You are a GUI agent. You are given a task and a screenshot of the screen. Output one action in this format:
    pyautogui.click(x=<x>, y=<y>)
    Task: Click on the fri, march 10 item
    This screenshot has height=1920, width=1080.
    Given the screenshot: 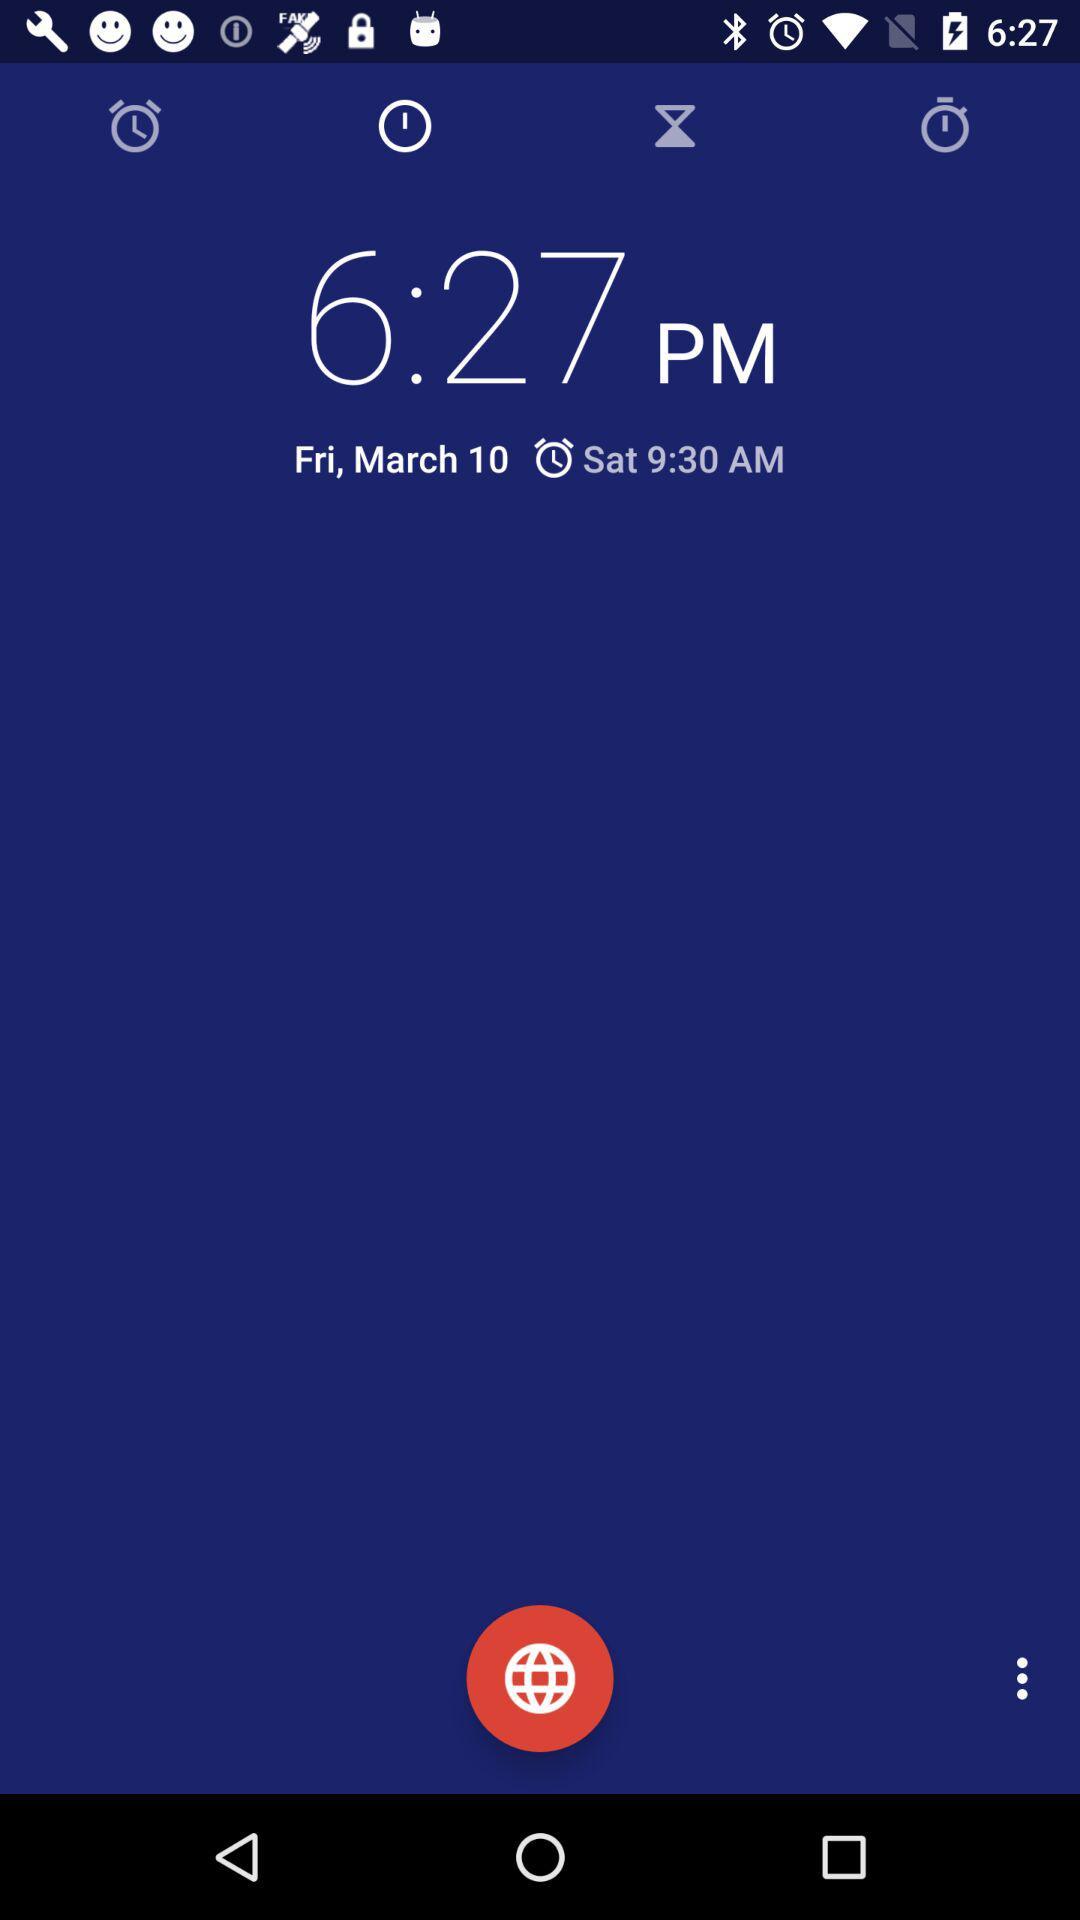 What is the action you would take?
    pyautogui.click(x=401, y=457)
    